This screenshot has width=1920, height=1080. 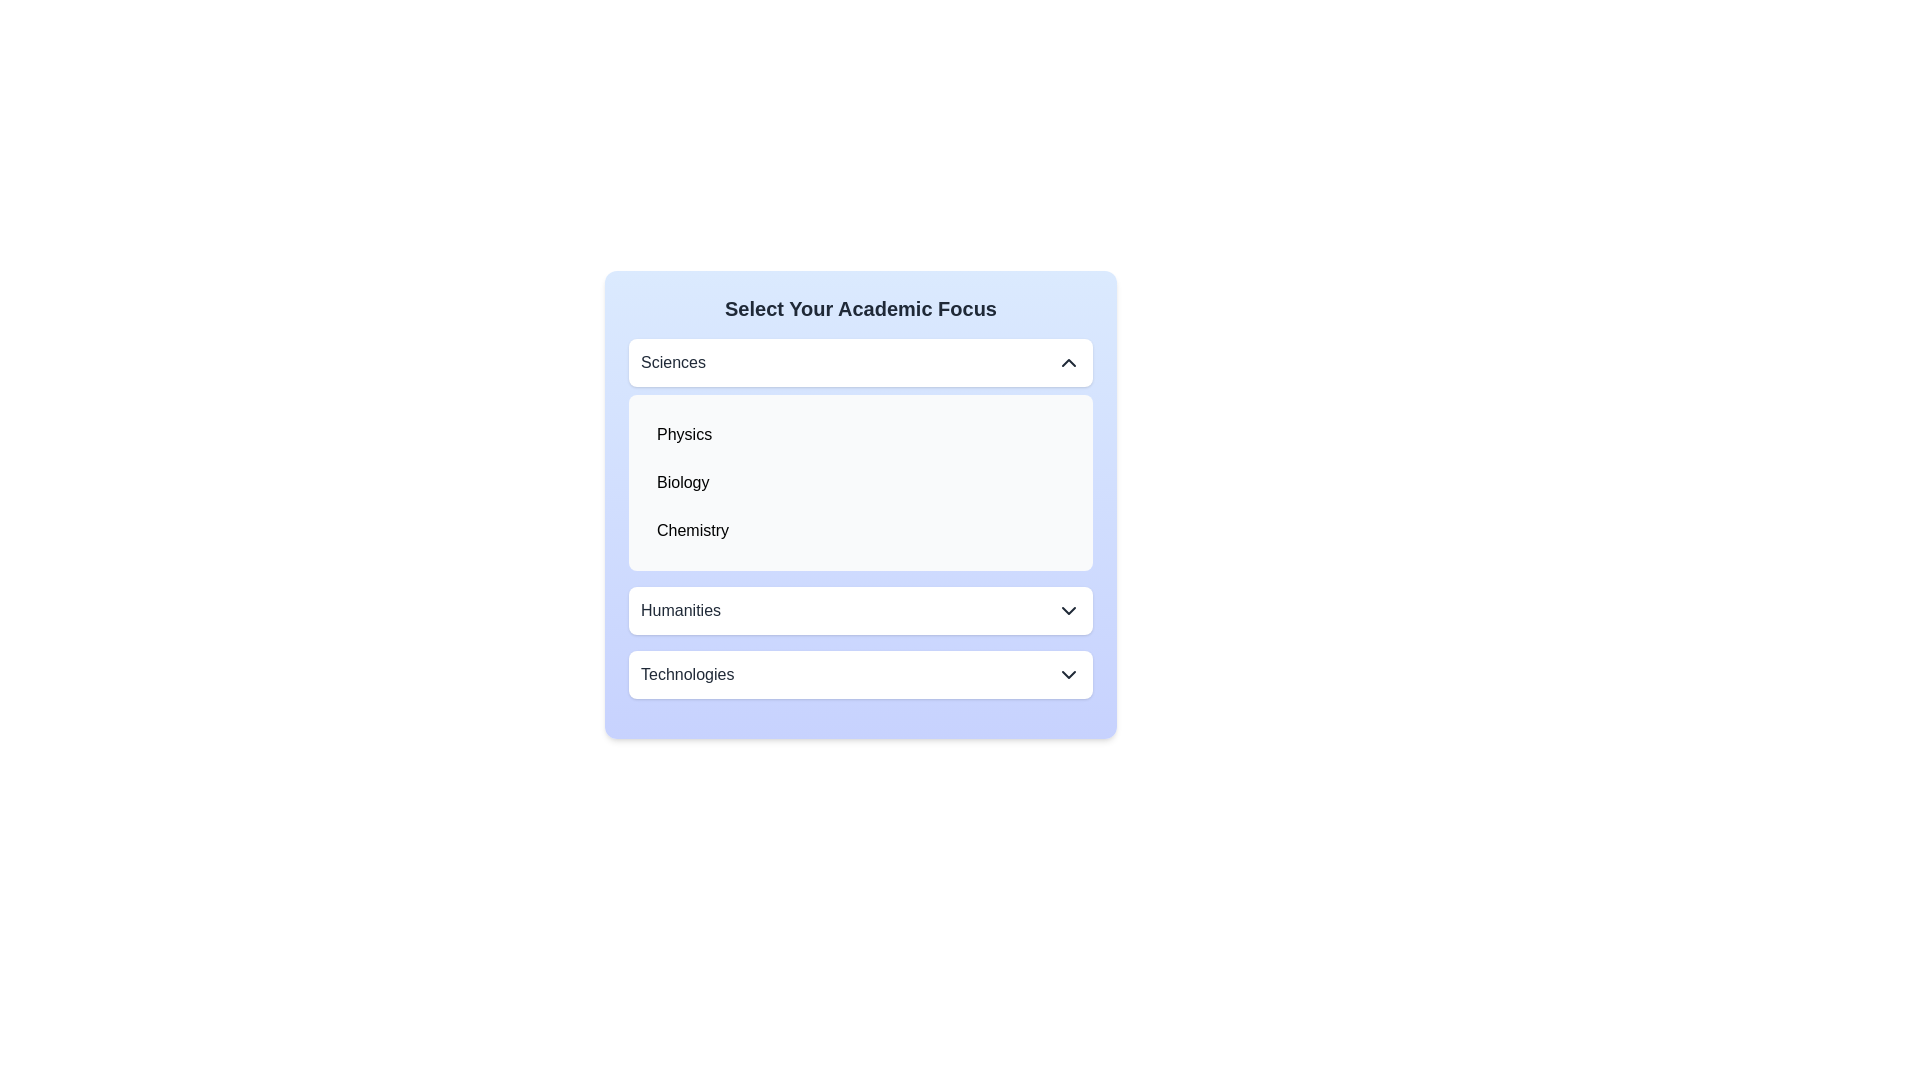 I want to click on the selectable text label related to Chemistry studies within the 'Sciences' dropdown, positioned as the third item following 'Physics' and 'Biology', so click(x=692, y=530).